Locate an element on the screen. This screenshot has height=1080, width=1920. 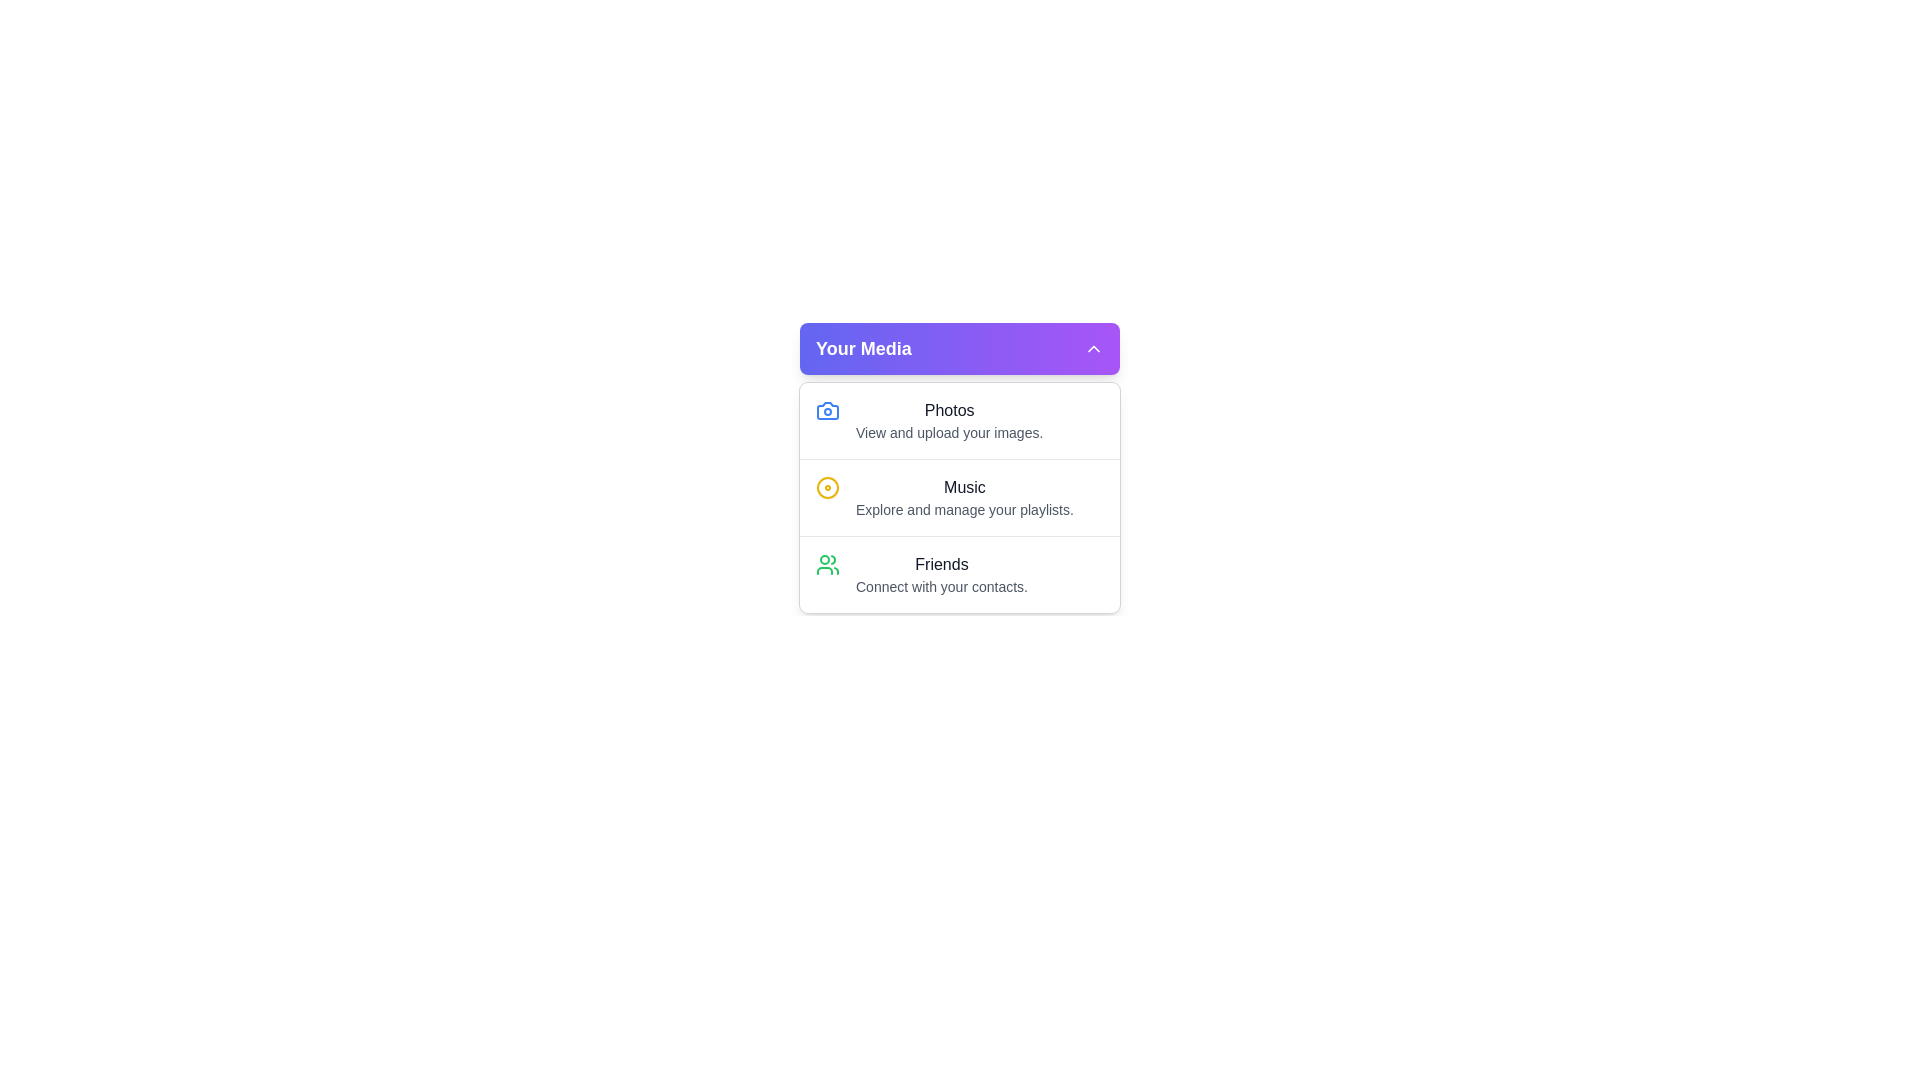
the navigational button labeled 'Photos' which features a blue camera icon and a bold header, located within the 'Your Media' section is located at coordinates (960, 419).